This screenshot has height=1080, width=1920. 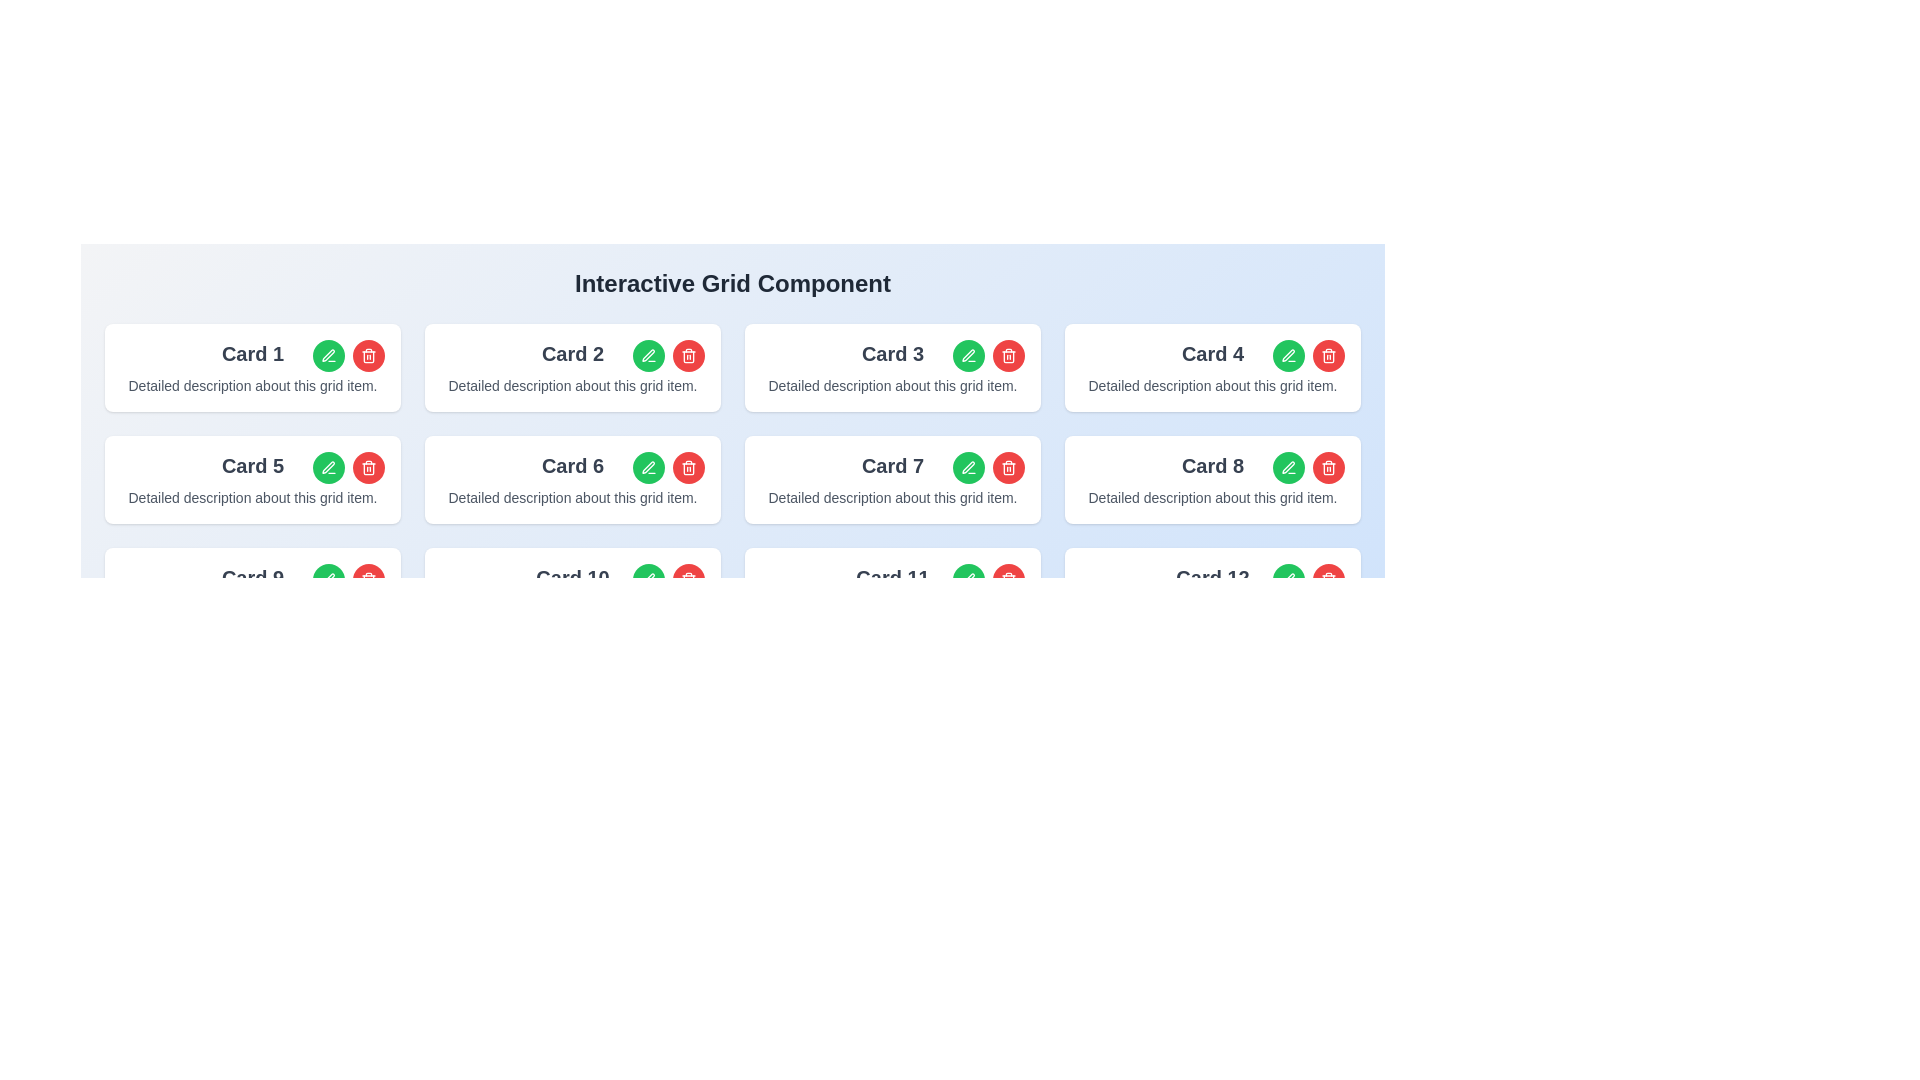 I want to click on the delete button located in the top-right corner of 'Card 1', so click(x=369, y=354).